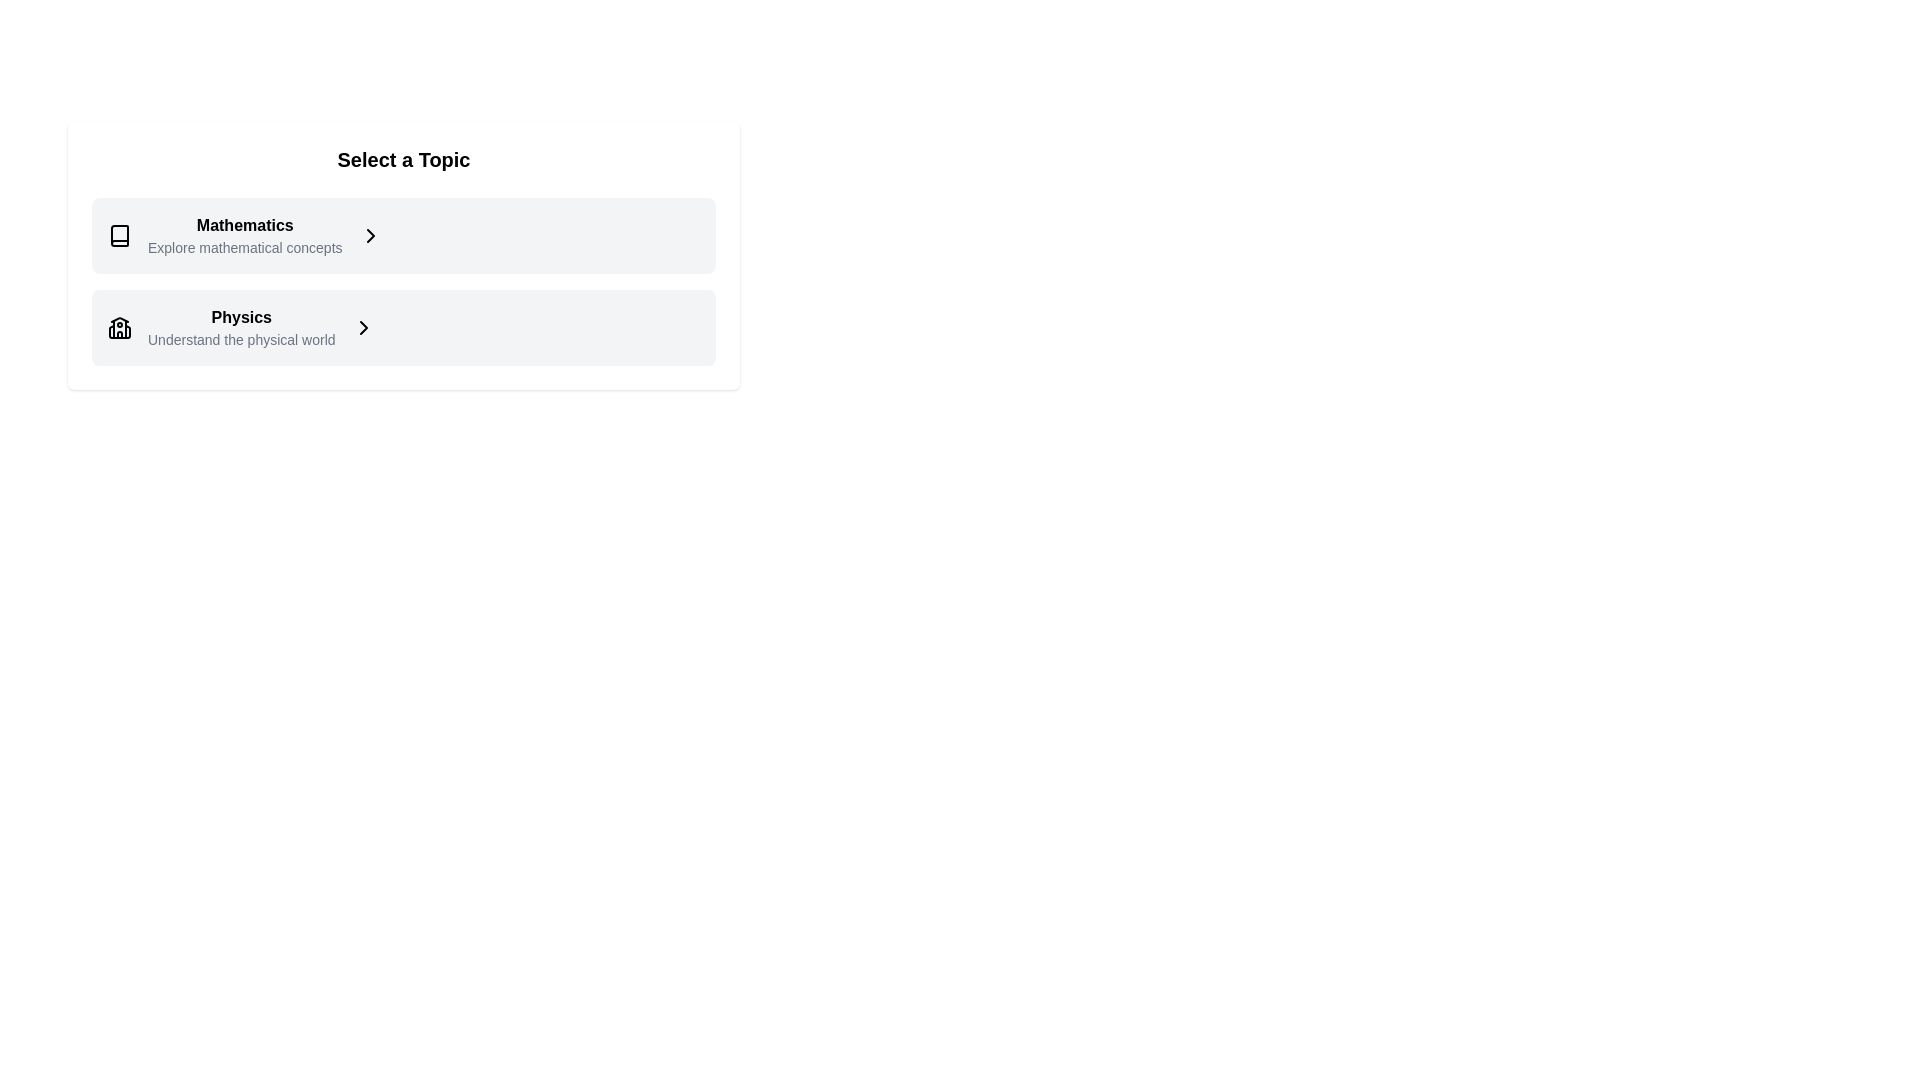 The width and height of the screenshot is (1920, 1080). Describe the element at coordinates (402, 281) in the screenshot. I see `the selection area for topics, which includes 'Mathematics' and 'Physics', to potentially open a context menu` at that location.